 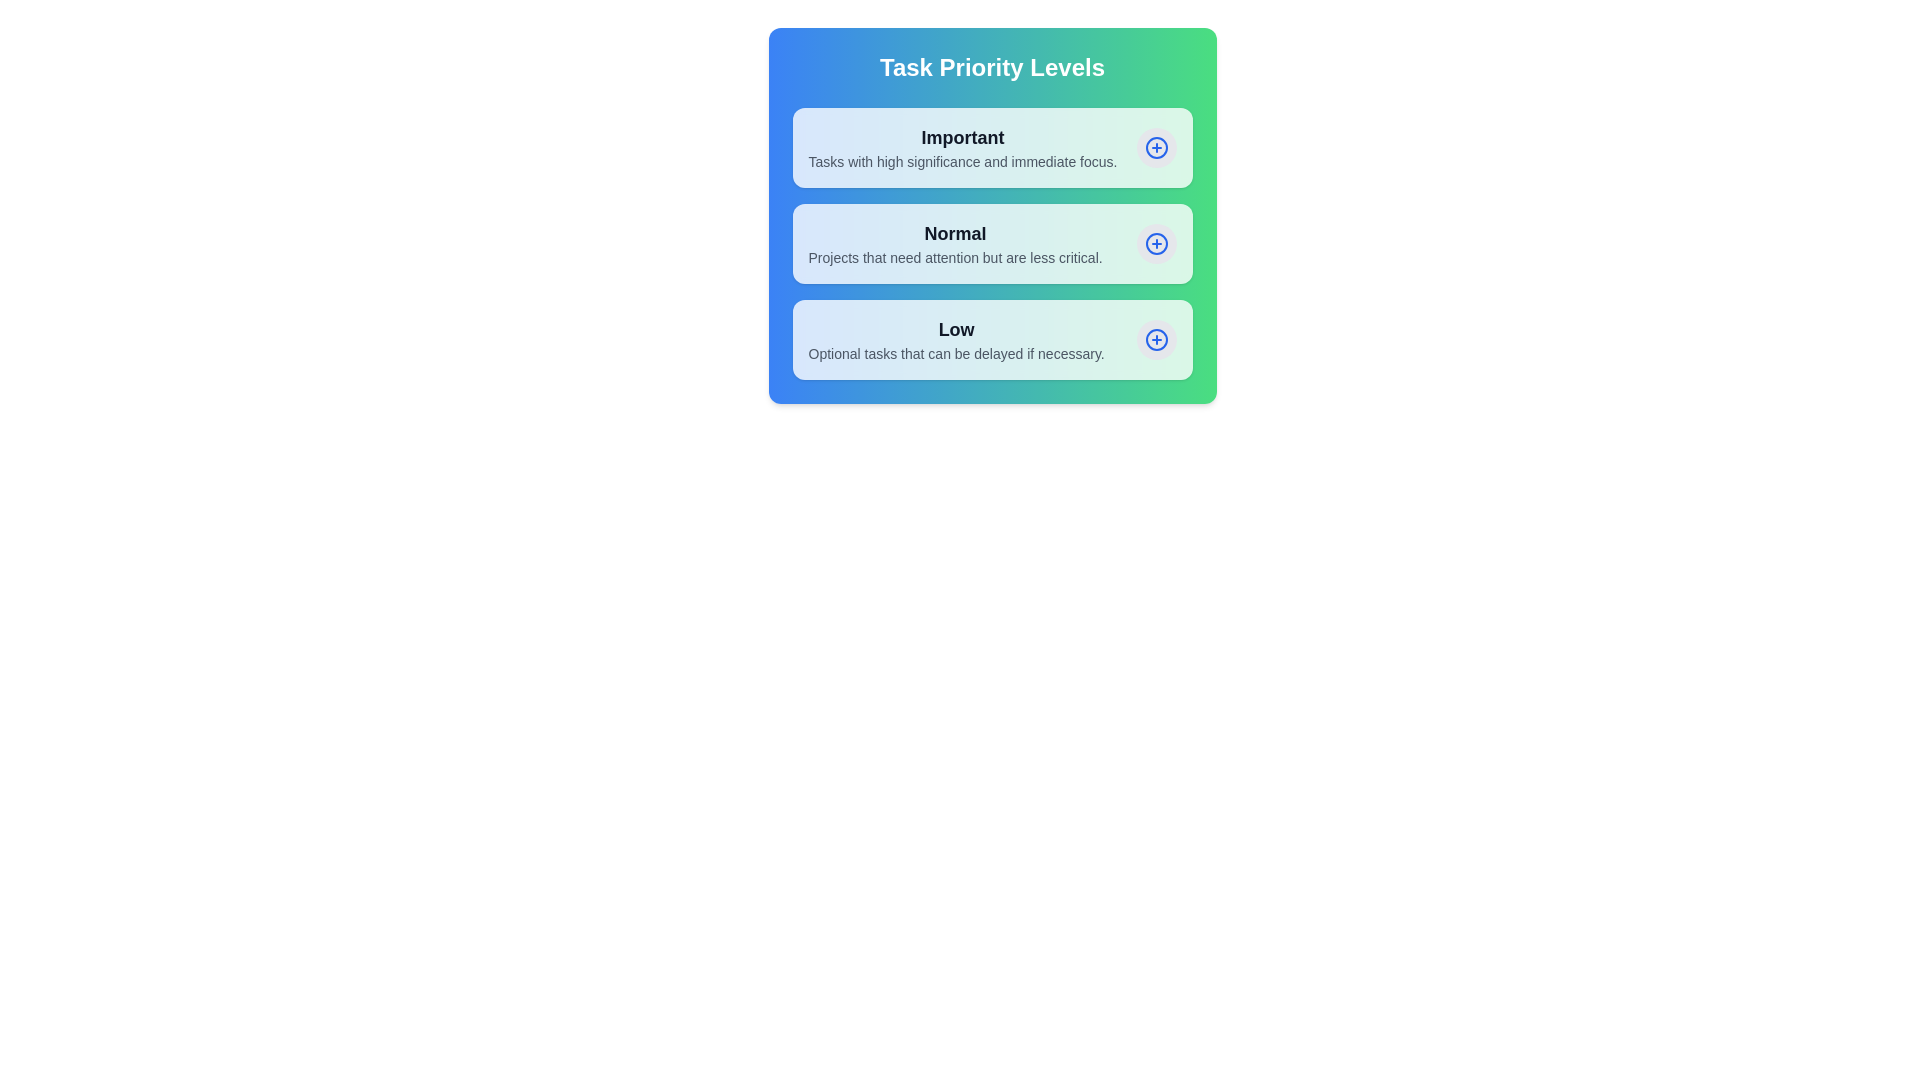 What do you see at coordinates (1156, 146) in the screenshot?
I see `the button located in the upper row of the priority list labeled 'Important'` at bounding box center [1156, 146].